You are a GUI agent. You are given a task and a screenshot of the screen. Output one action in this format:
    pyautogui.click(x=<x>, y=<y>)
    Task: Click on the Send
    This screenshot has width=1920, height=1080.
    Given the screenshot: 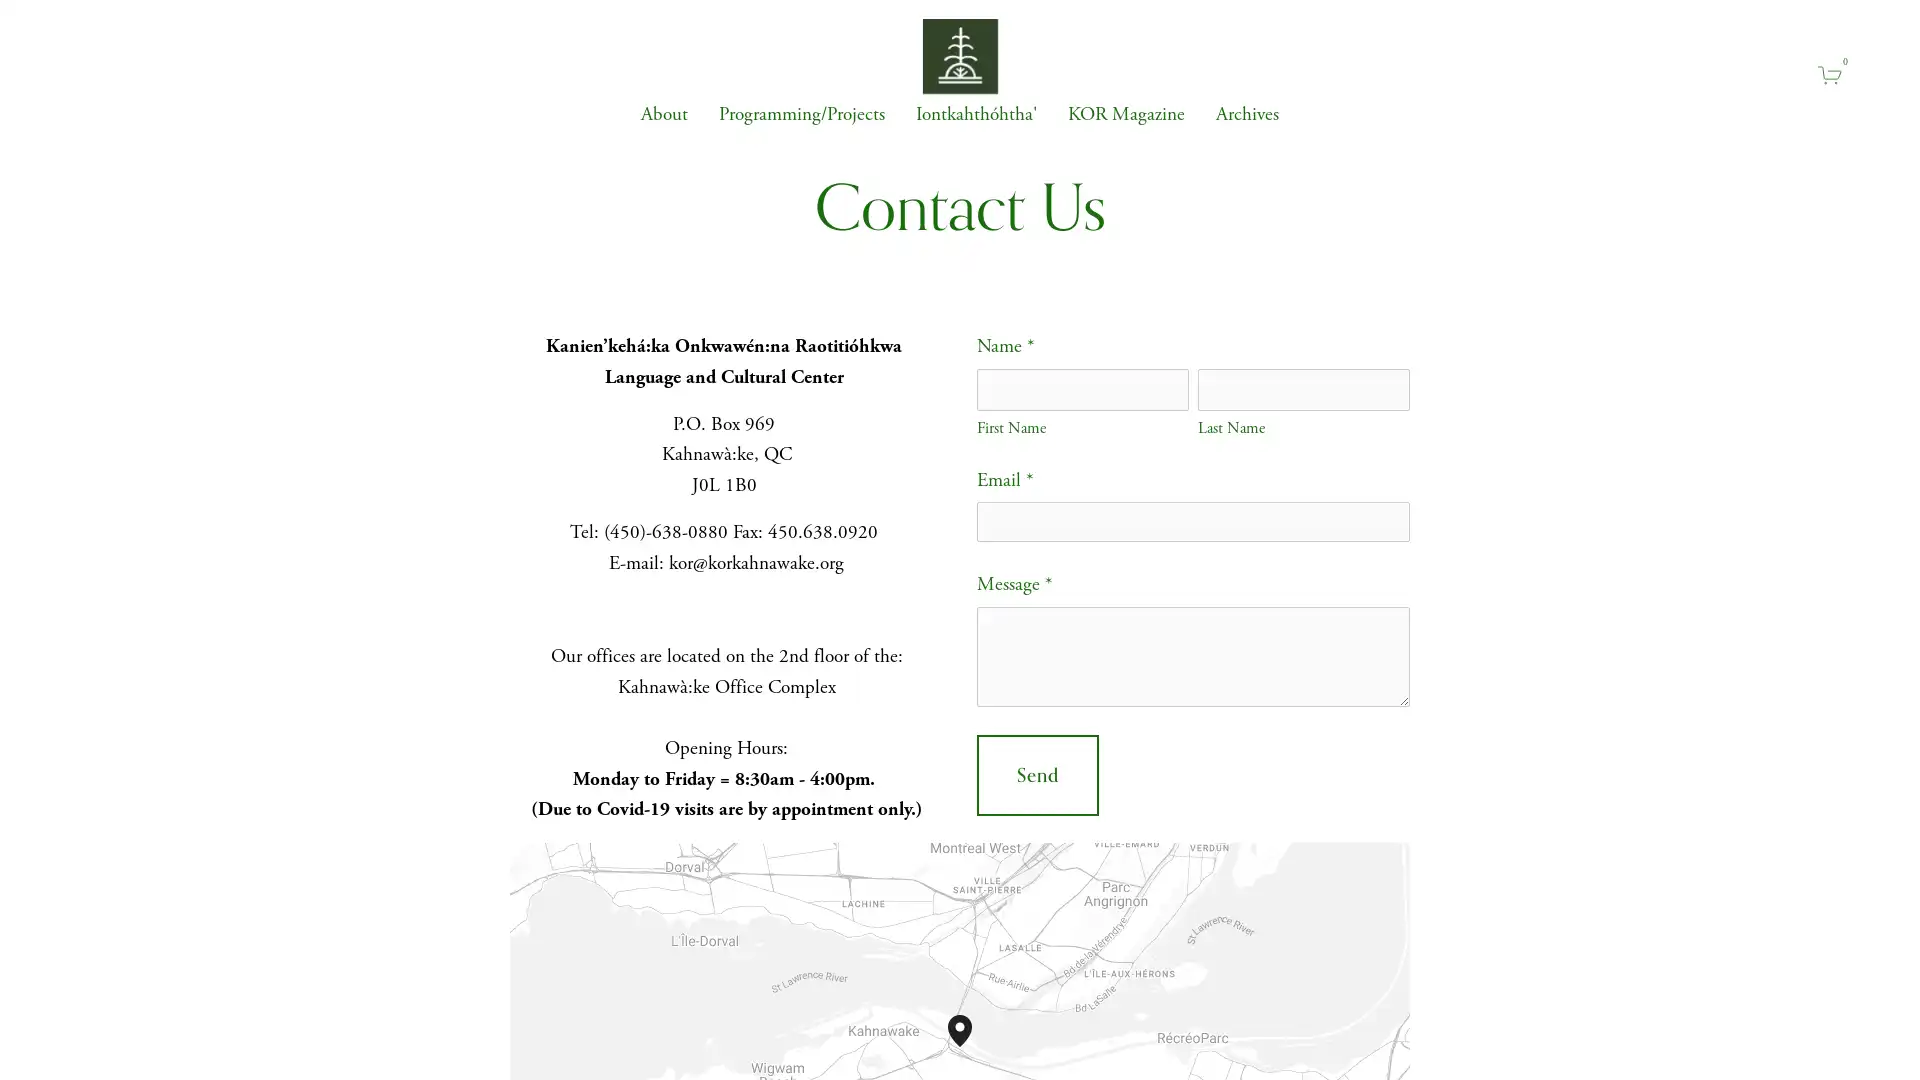 What is the action you would take?
    pyautogui.click(x=1037, y=774)
    